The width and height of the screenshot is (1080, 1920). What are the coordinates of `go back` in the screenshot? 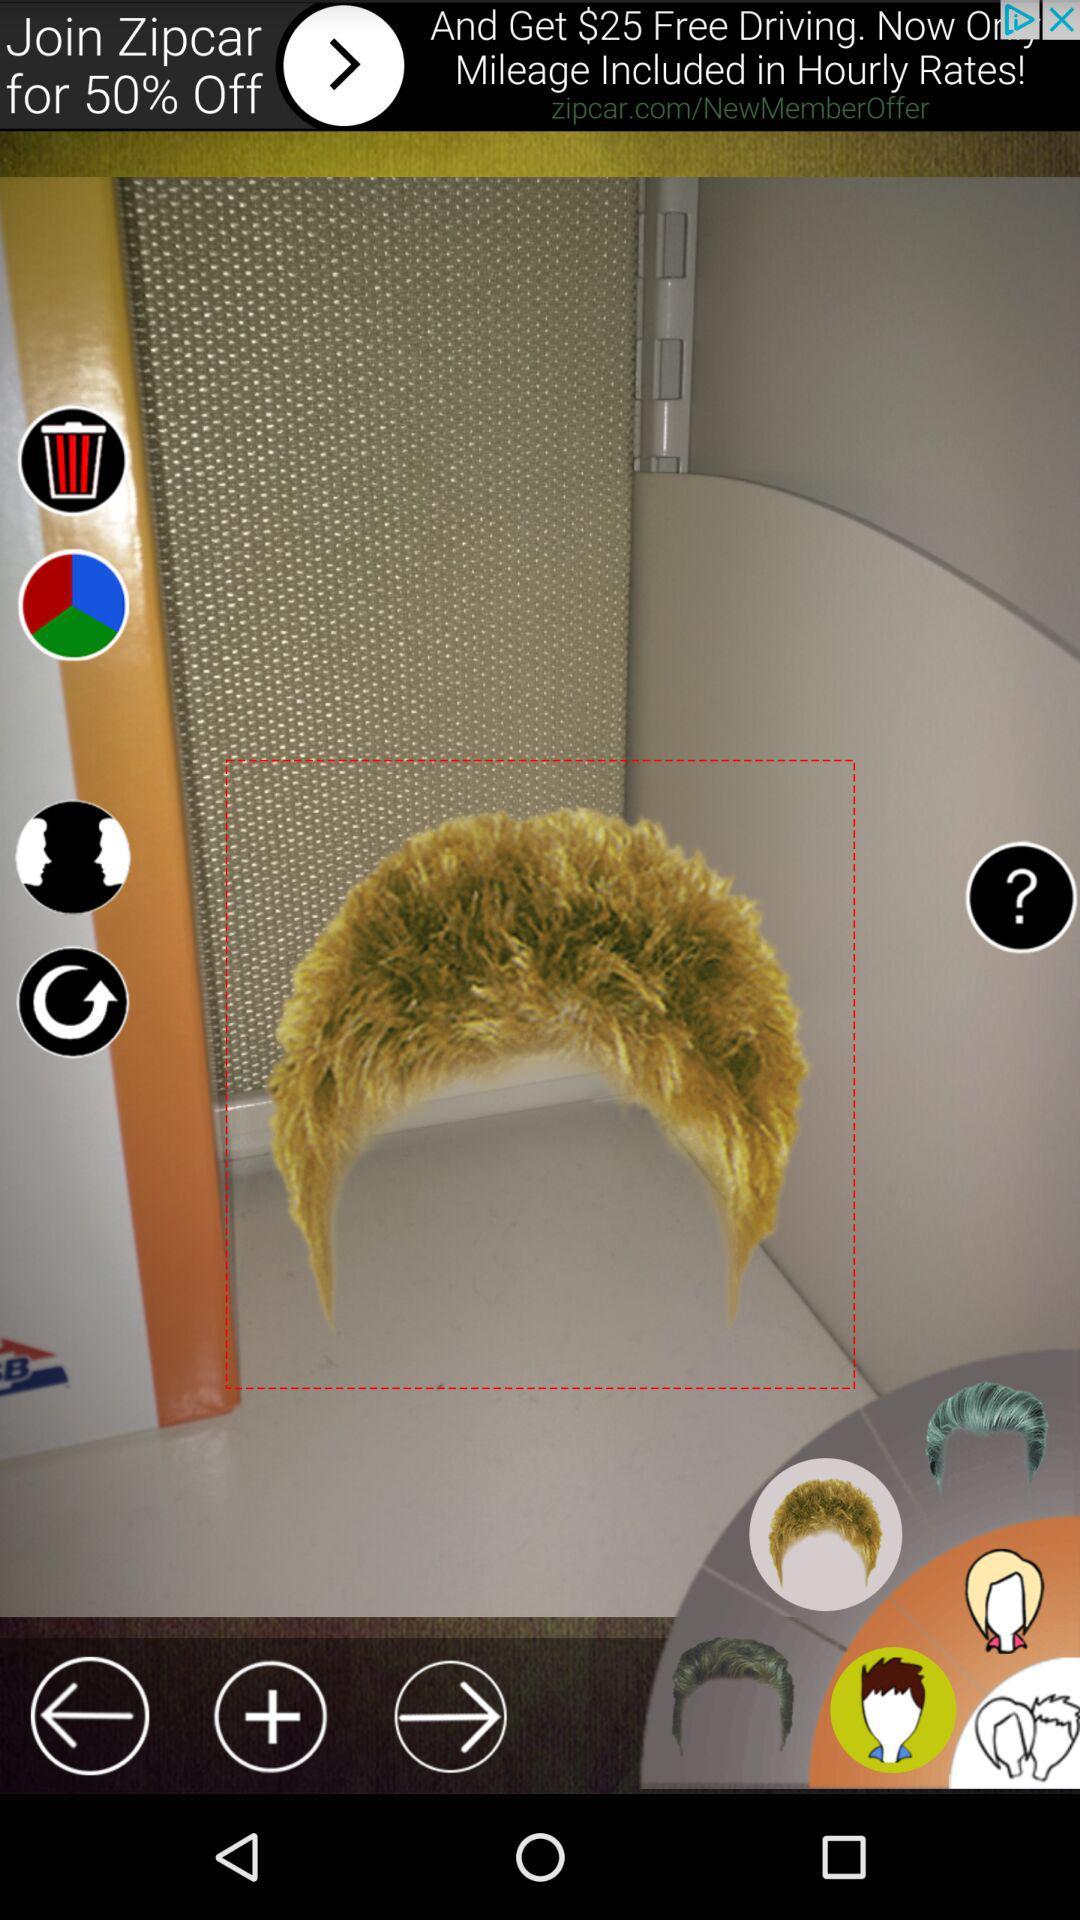 It's located at (88, 1715).